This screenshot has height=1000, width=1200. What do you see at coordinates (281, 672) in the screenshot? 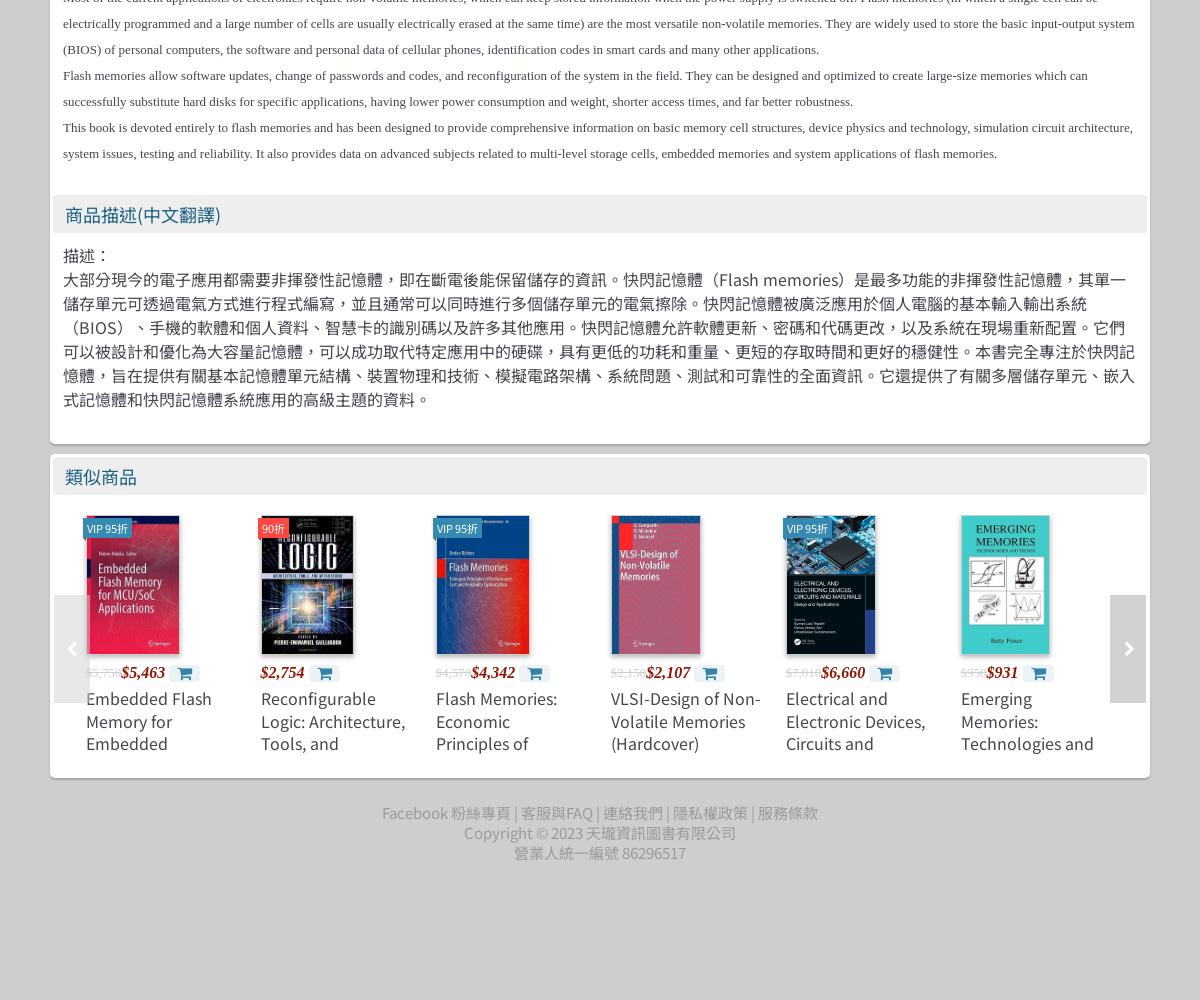
I see `'$2,754'` at bounding box center [281, 672].